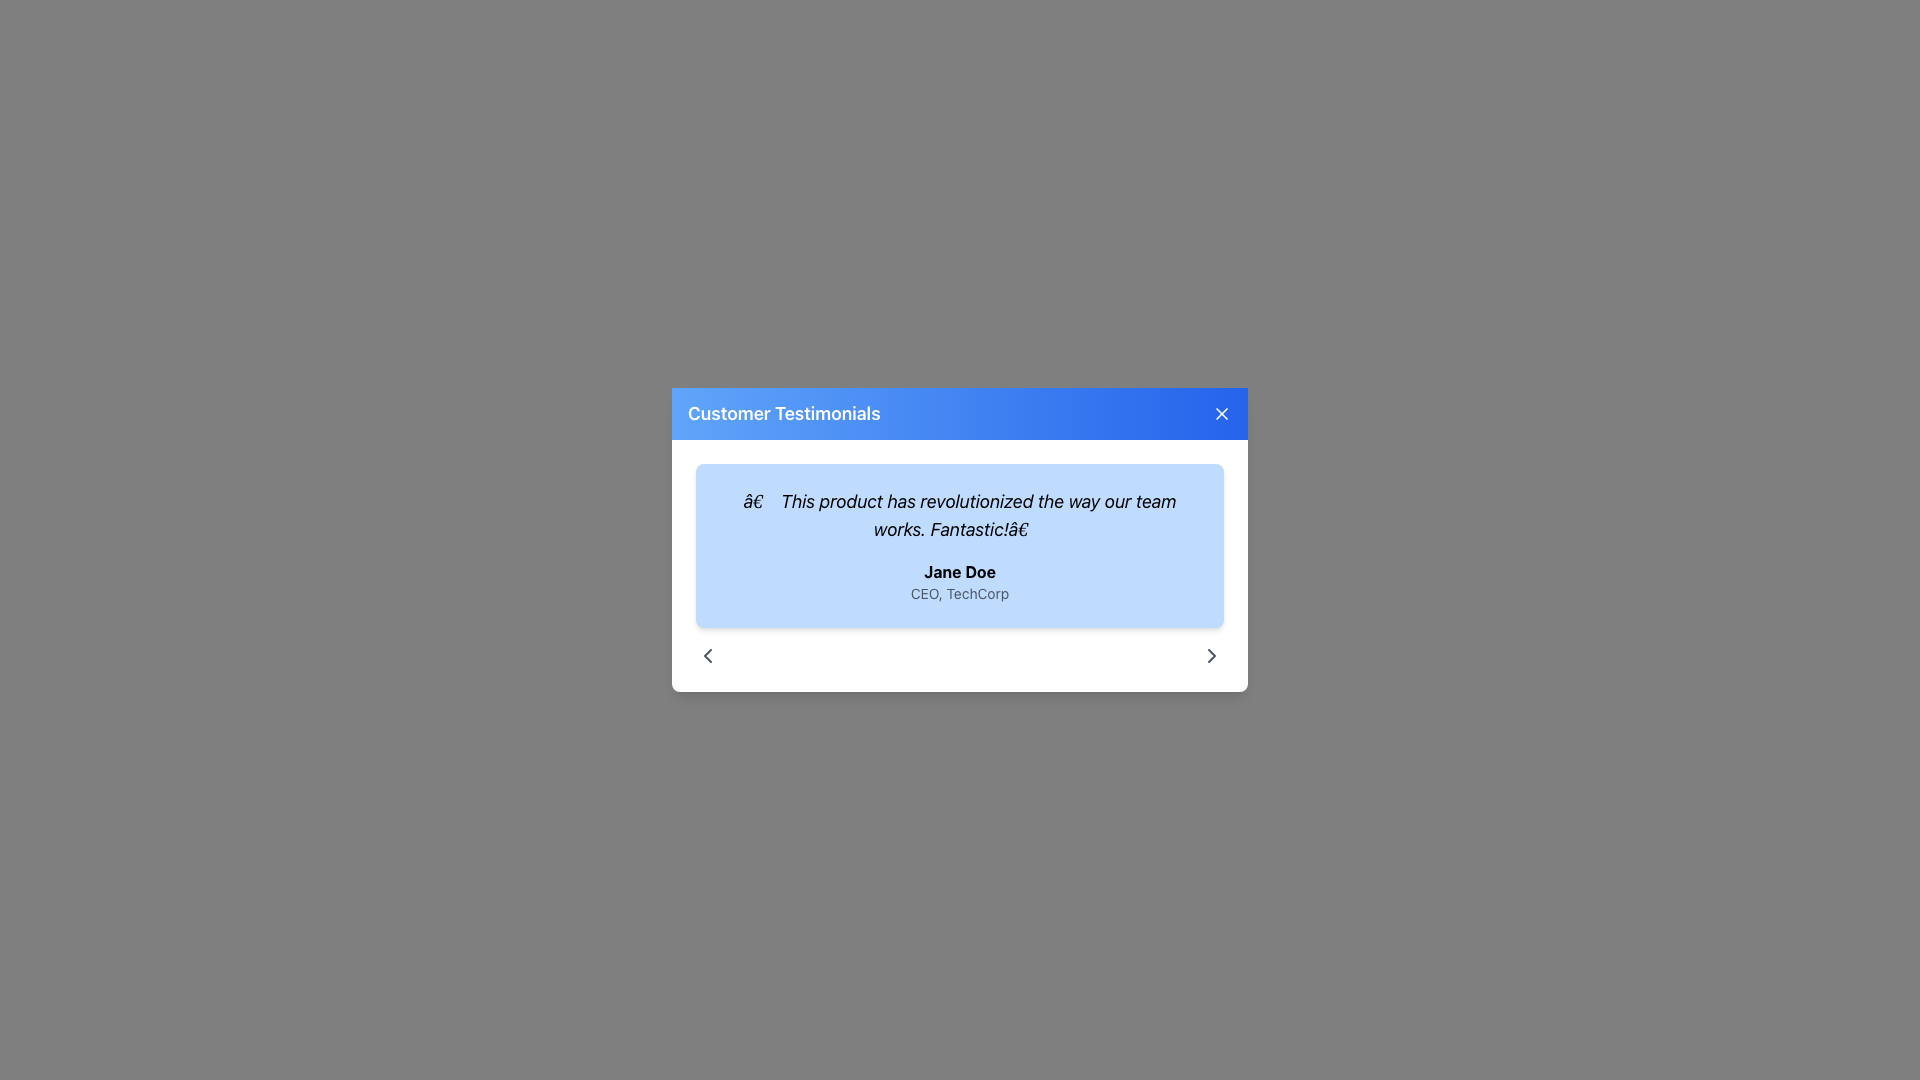 The height and width of the screenshot is (1080, 1920). I want to click on the text label displaying 'CEO, TechCorp', which is styled in a smaller font size and grayed-out color, located below the bold-text name 'Jane Doe' within a blue testimonial card, so click(960, 593).